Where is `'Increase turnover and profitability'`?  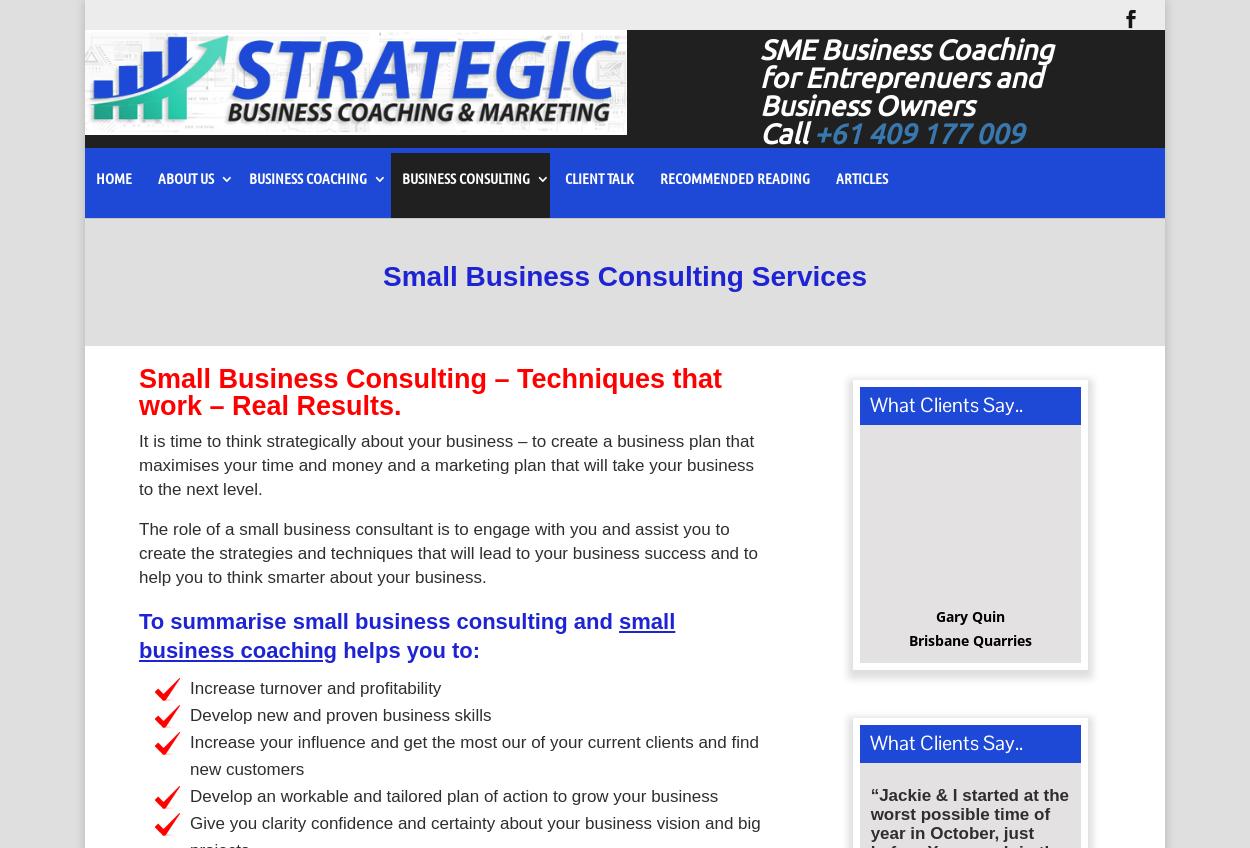 'Increase turnover and profitability' is located at coordinates (189, 694).